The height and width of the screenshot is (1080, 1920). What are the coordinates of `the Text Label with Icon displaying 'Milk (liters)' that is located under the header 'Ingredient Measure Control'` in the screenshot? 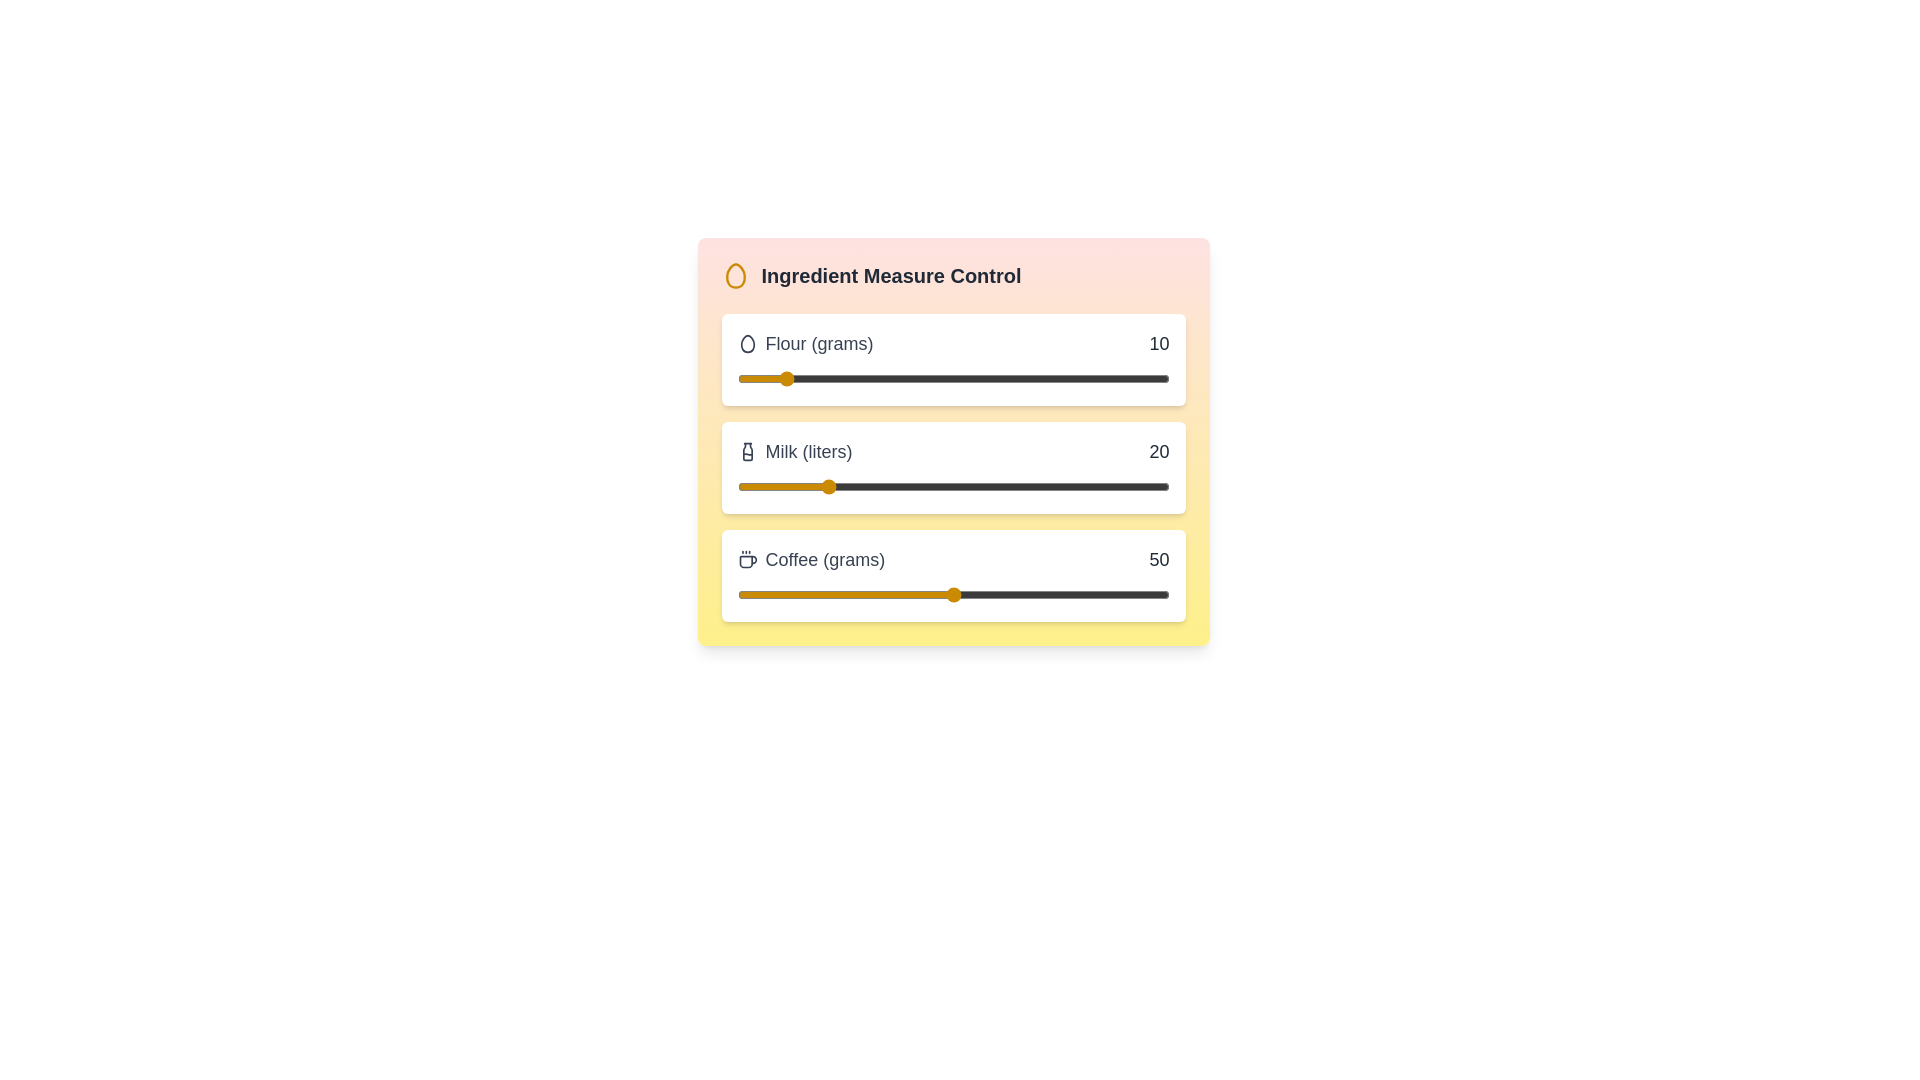 It's located at (794, 451).